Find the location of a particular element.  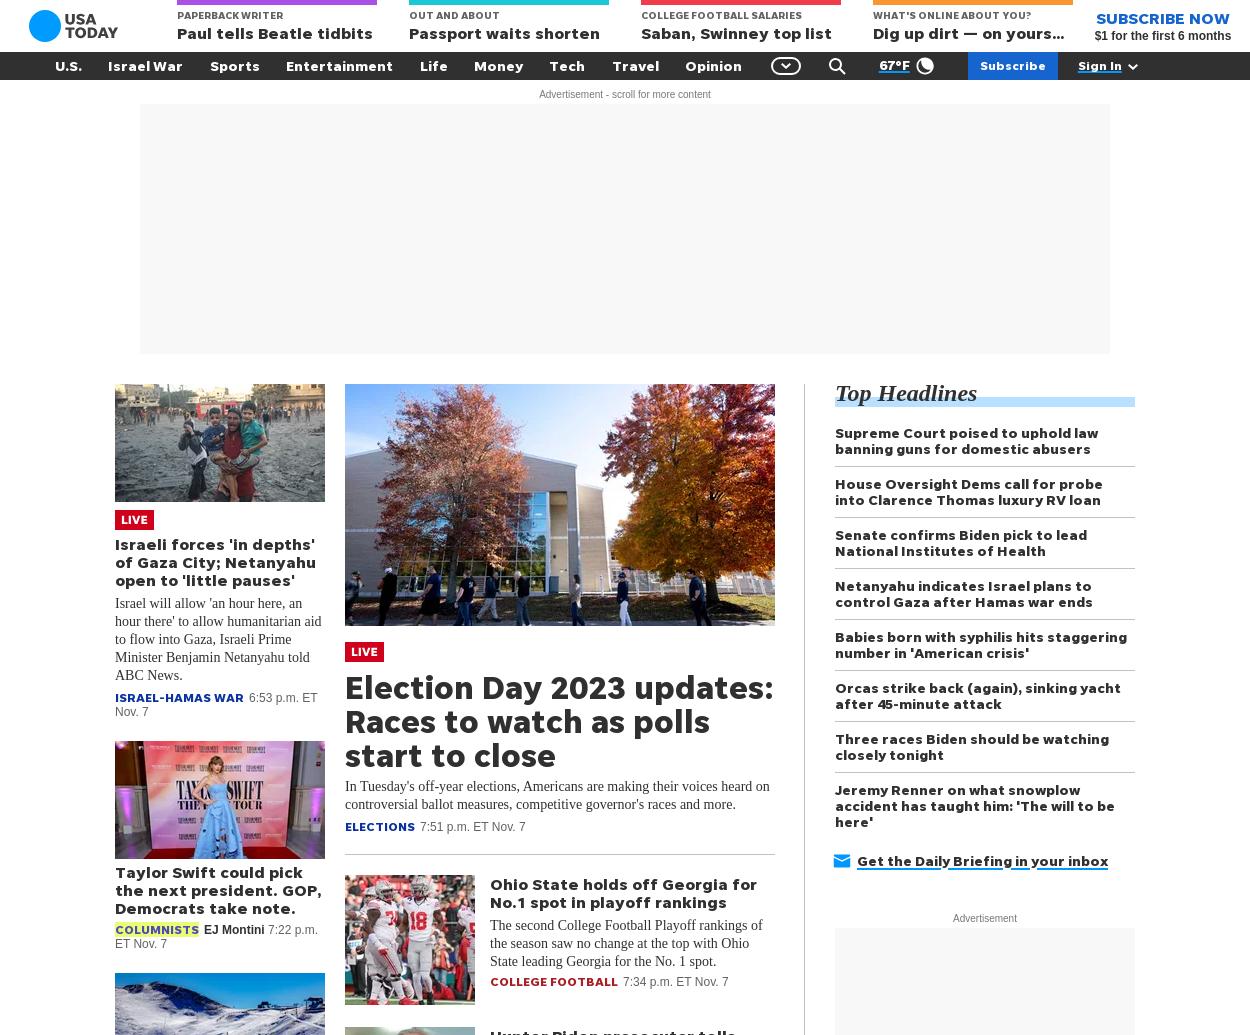

'Sports' is located at coordinates (233, 65).